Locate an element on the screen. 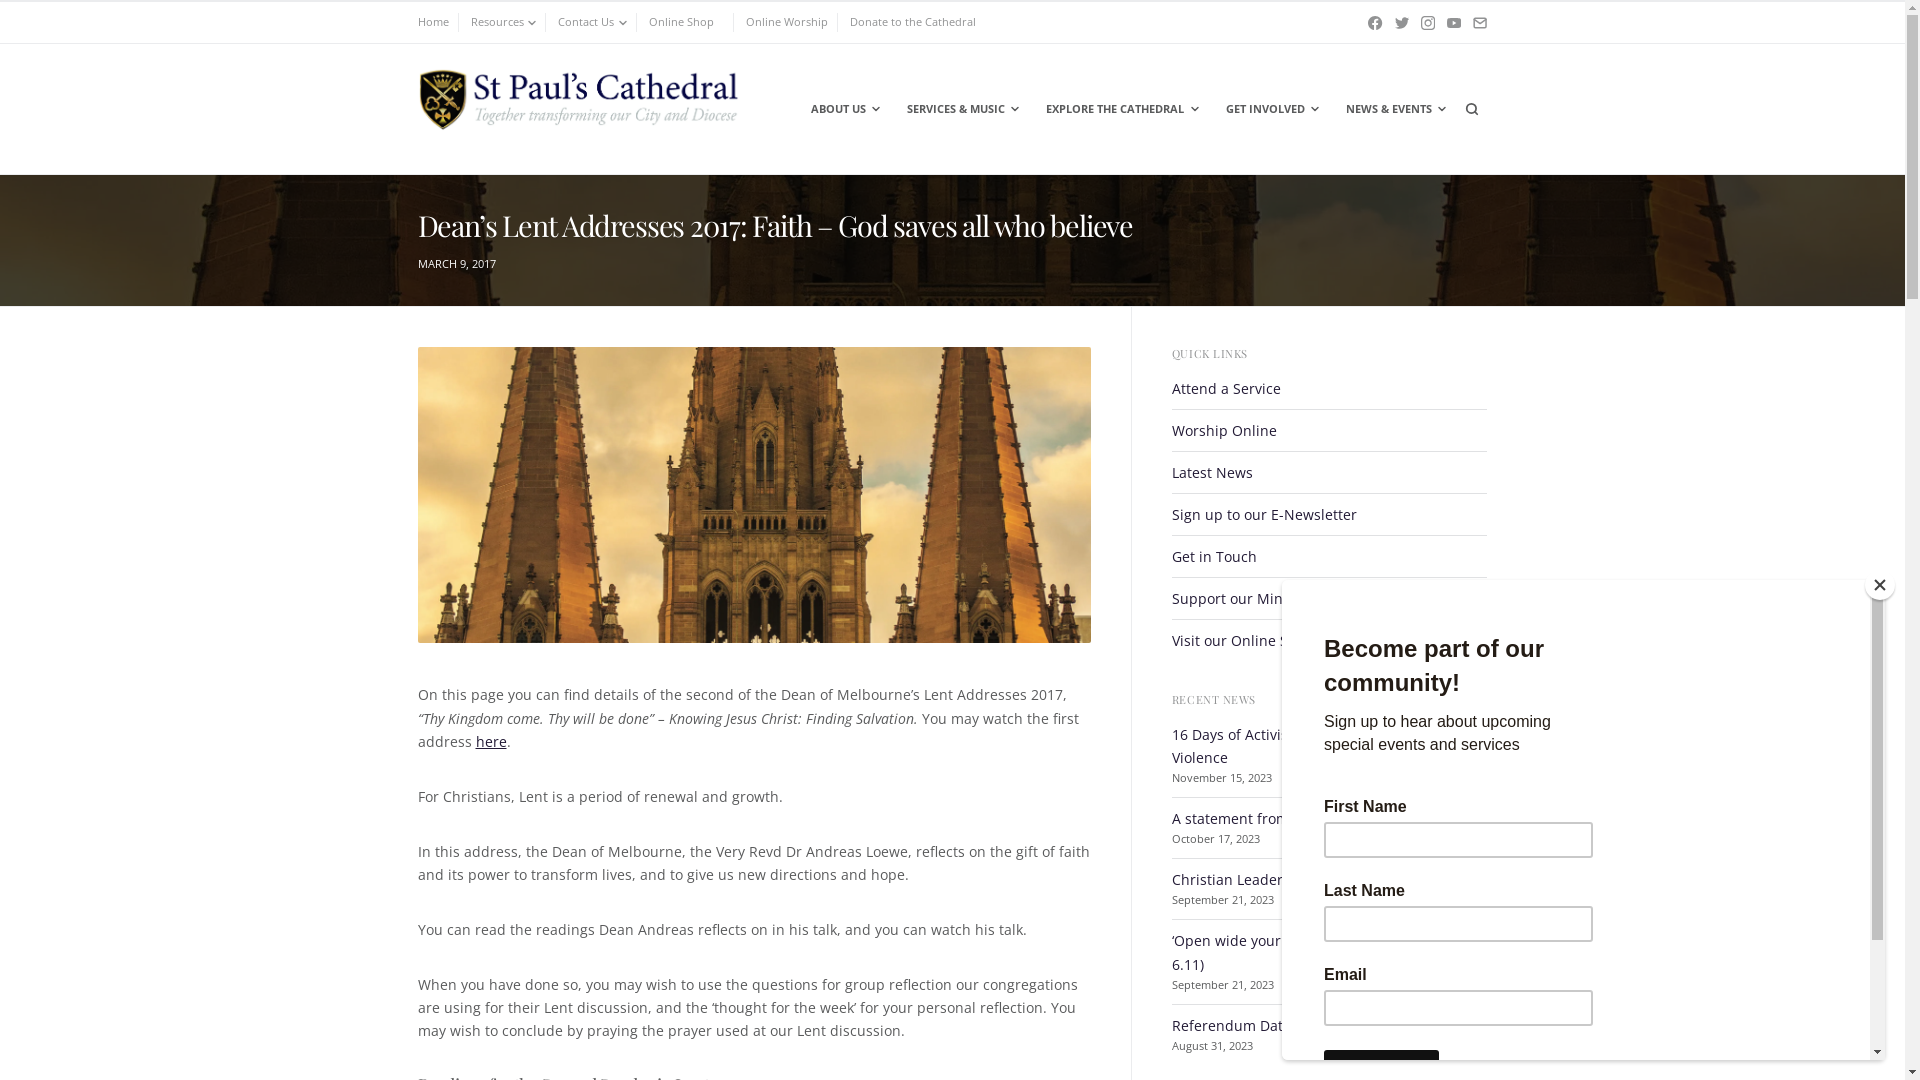 The width and height of the screenshot is (1920, 1080). 'Christian Leaders Affirm, Pray for the Voice' is located at coordinates (1315, 878).